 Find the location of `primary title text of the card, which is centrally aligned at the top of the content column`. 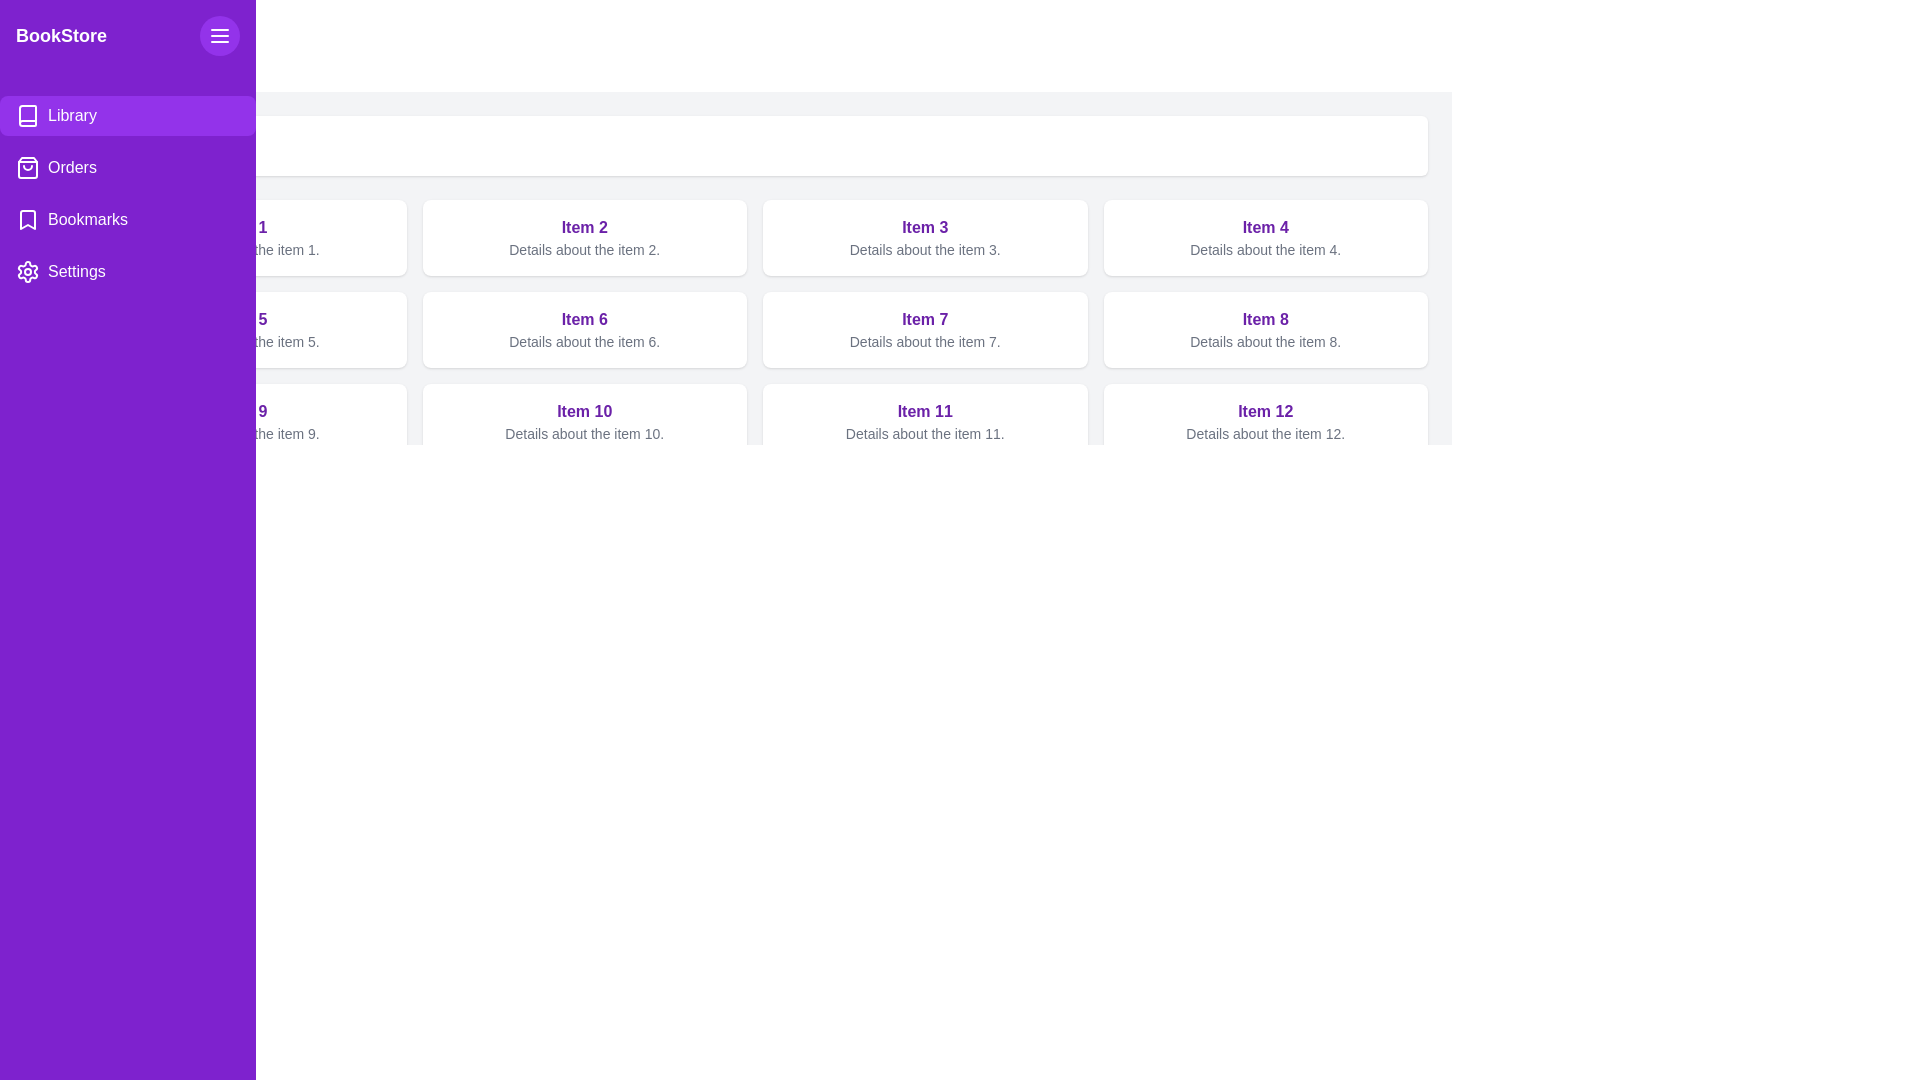

primary title text of the card, which is centrally aligned at the top of the content column is located at coordinates (924, 411).